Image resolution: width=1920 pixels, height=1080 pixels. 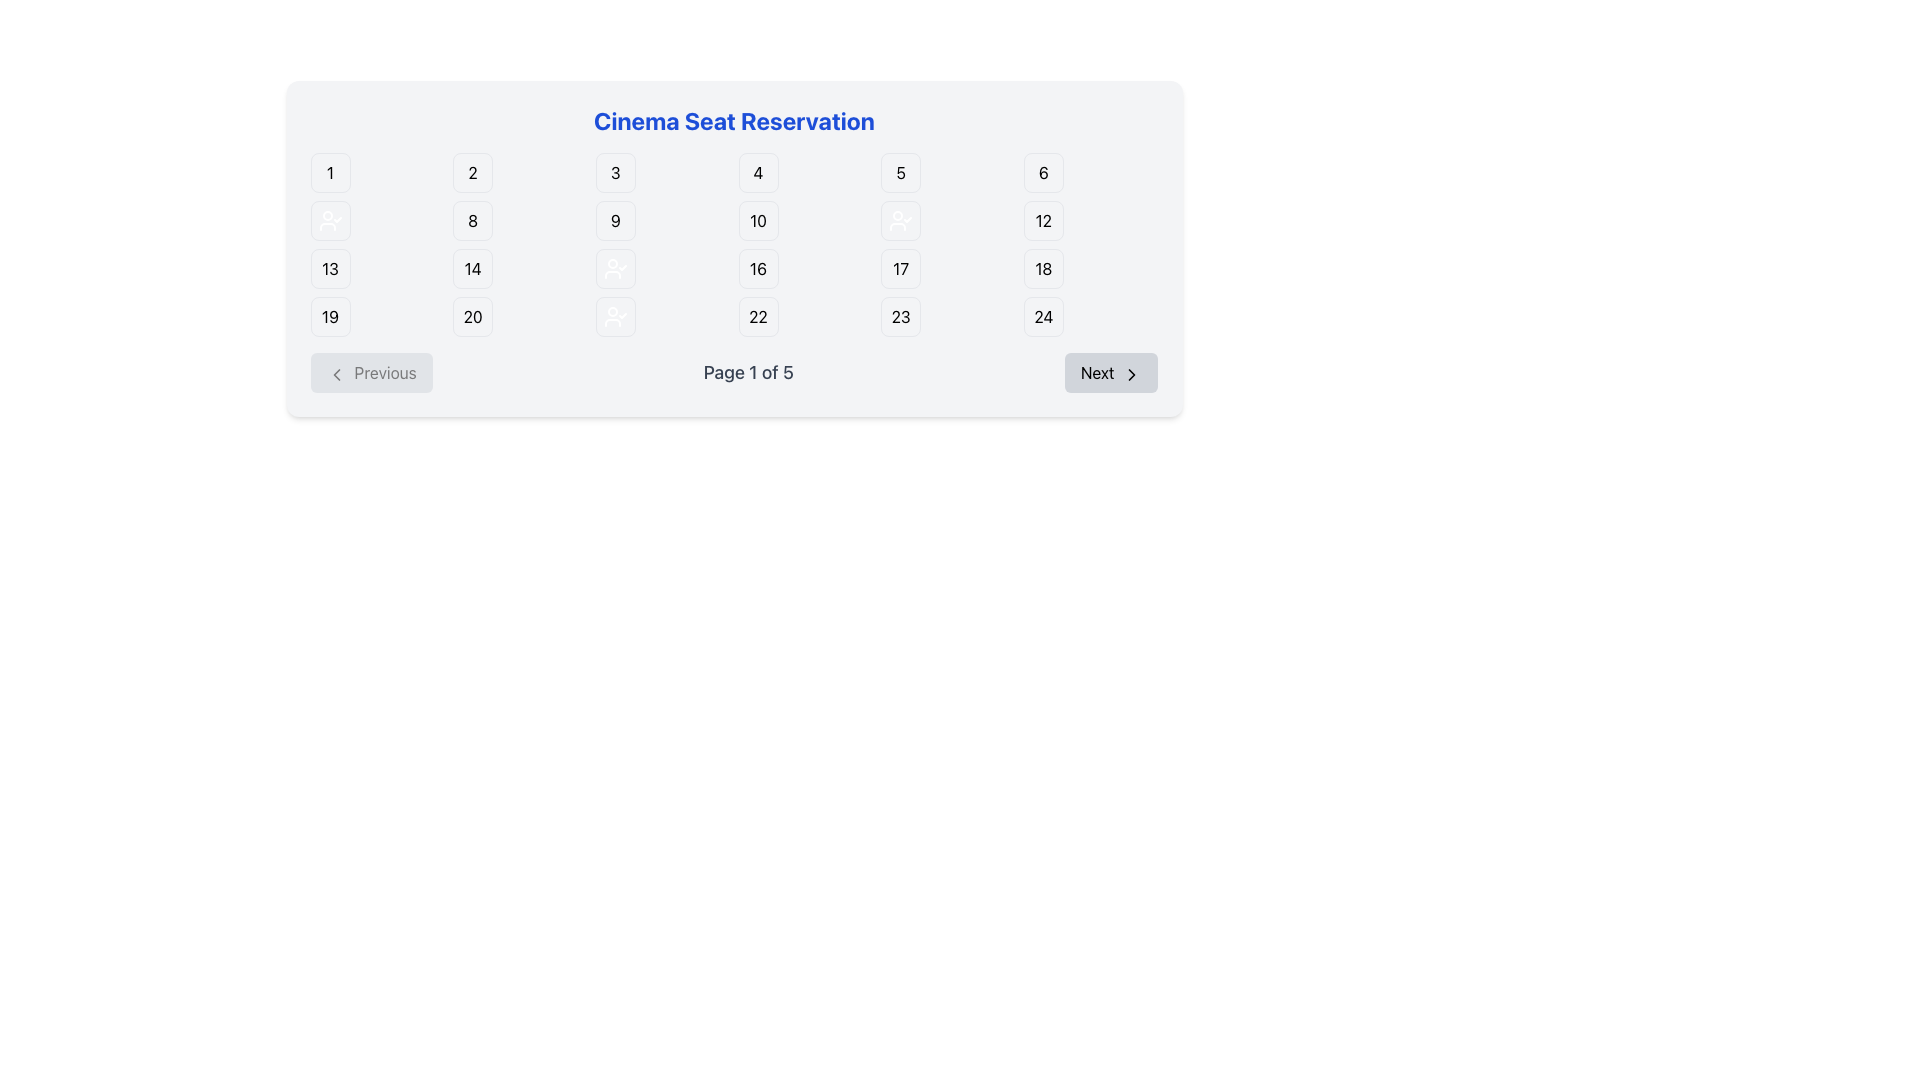 I want to click on the selectable seat button labeled '5' in the cinema reservation system, so click(x=900, y=172).